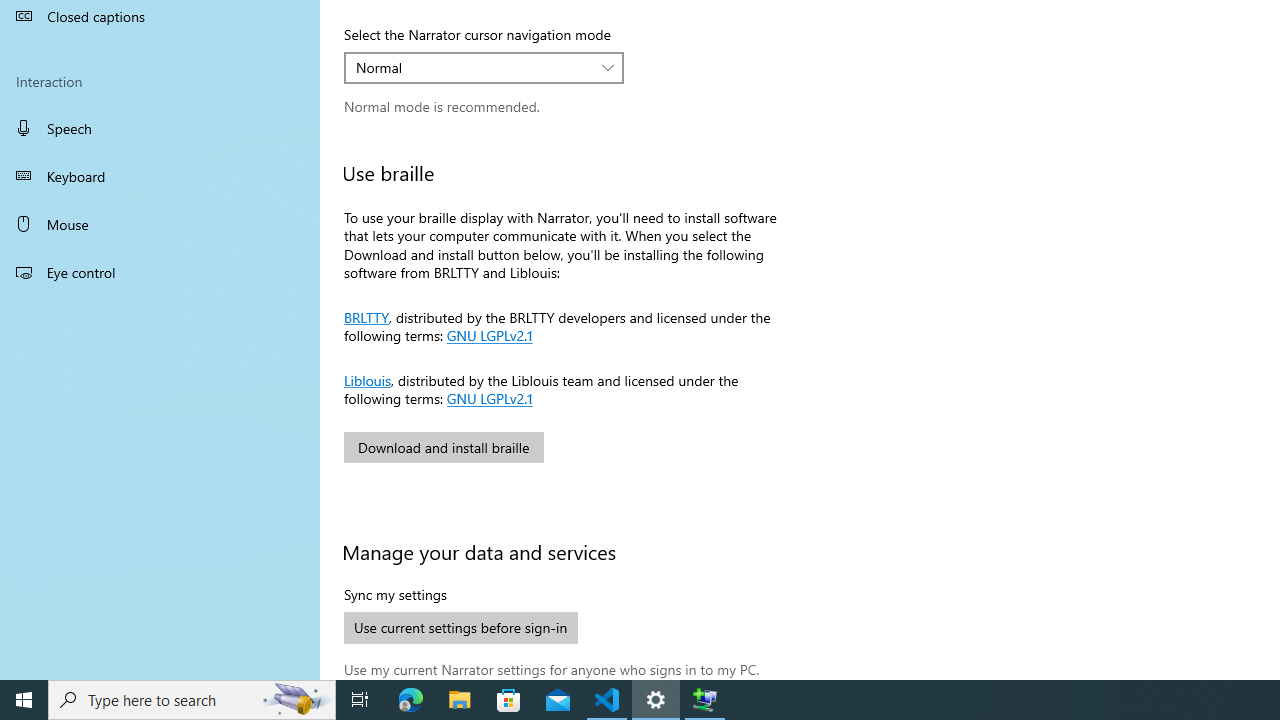 The width and height of the screenshot is (1280, 720). Describe the element at coordinates (410, 698) in the screenshot. I see `'Microsoft Edge'` at that location.